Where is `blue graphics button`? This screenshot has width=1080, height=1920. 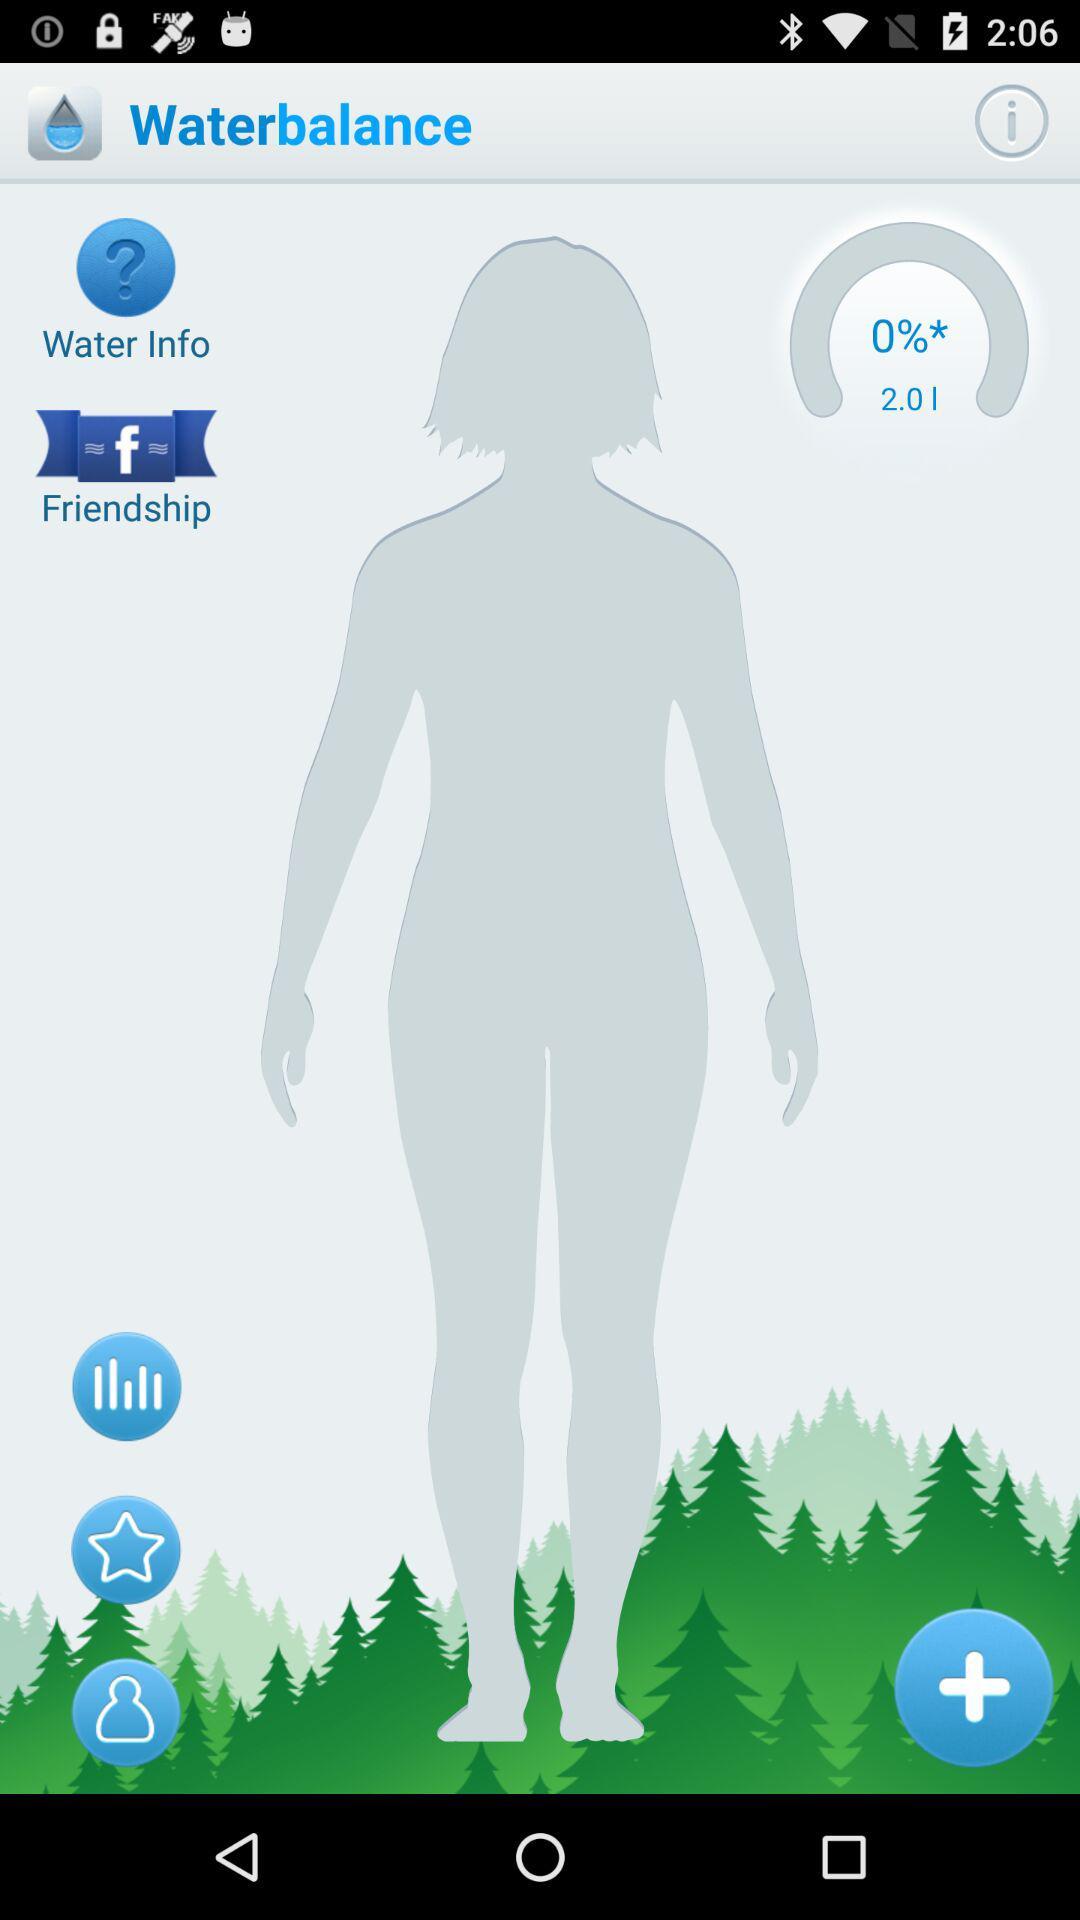 blue graphics button is located at coordinates (126, 1386).